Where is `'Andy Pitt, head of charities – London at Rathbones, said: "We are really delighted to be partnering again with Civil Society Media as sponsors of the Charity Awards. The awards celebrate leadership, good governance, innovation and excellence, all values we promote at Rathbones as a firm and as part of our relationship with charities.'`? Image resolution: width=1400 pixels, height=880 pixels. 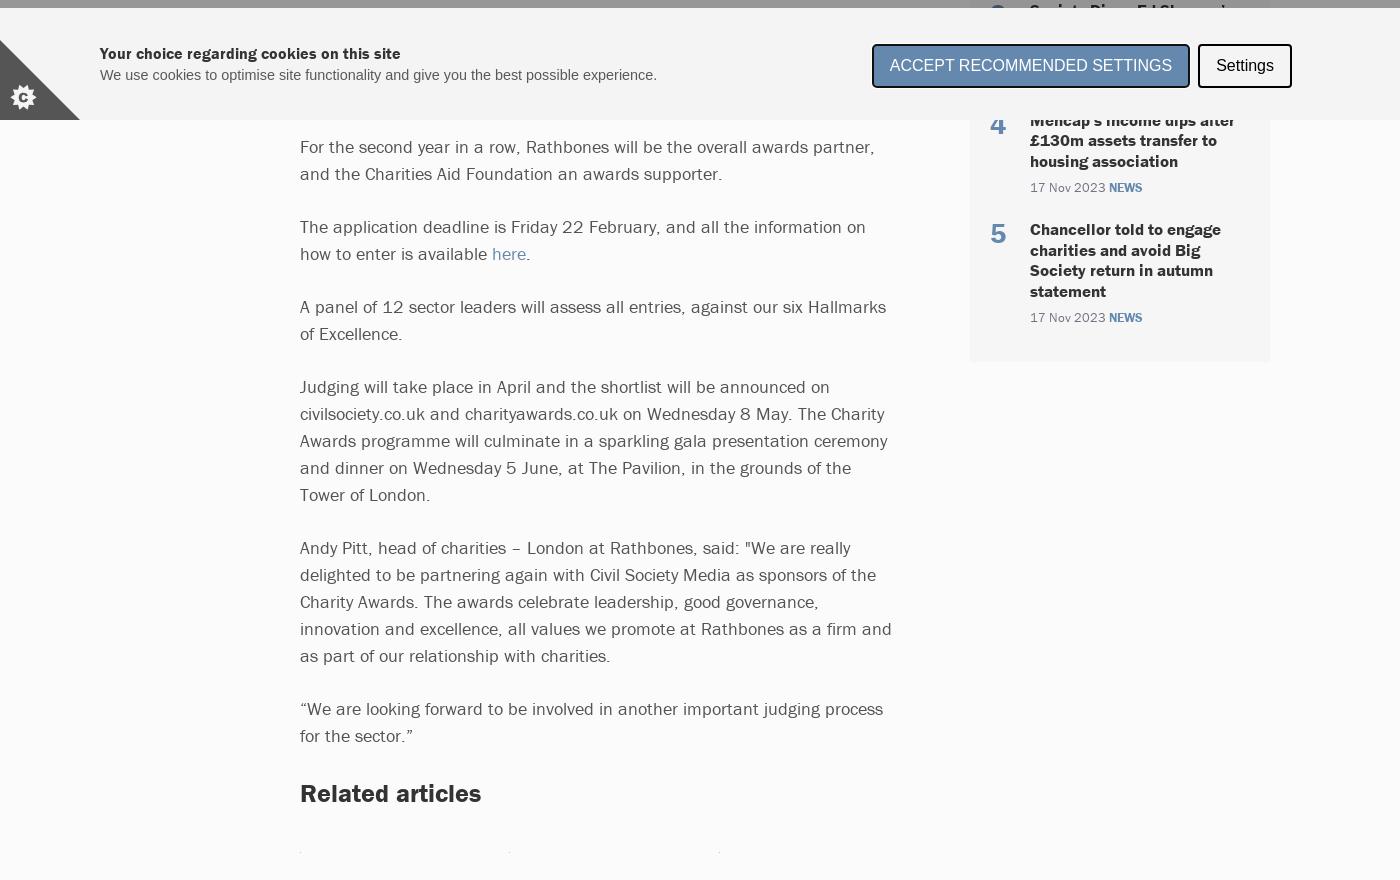
'Andy Pitt, head of charities – London at Rathbones, said: "We are really delighted to be partnering again with Civil Society Media as sponsors of the Charity Awards. The awards celebrate leadership, good governance, innovation and excellence, all values we promote at Rathbones as a firm and as part of our relationship with charities.' is located at coordinates (595, 600).